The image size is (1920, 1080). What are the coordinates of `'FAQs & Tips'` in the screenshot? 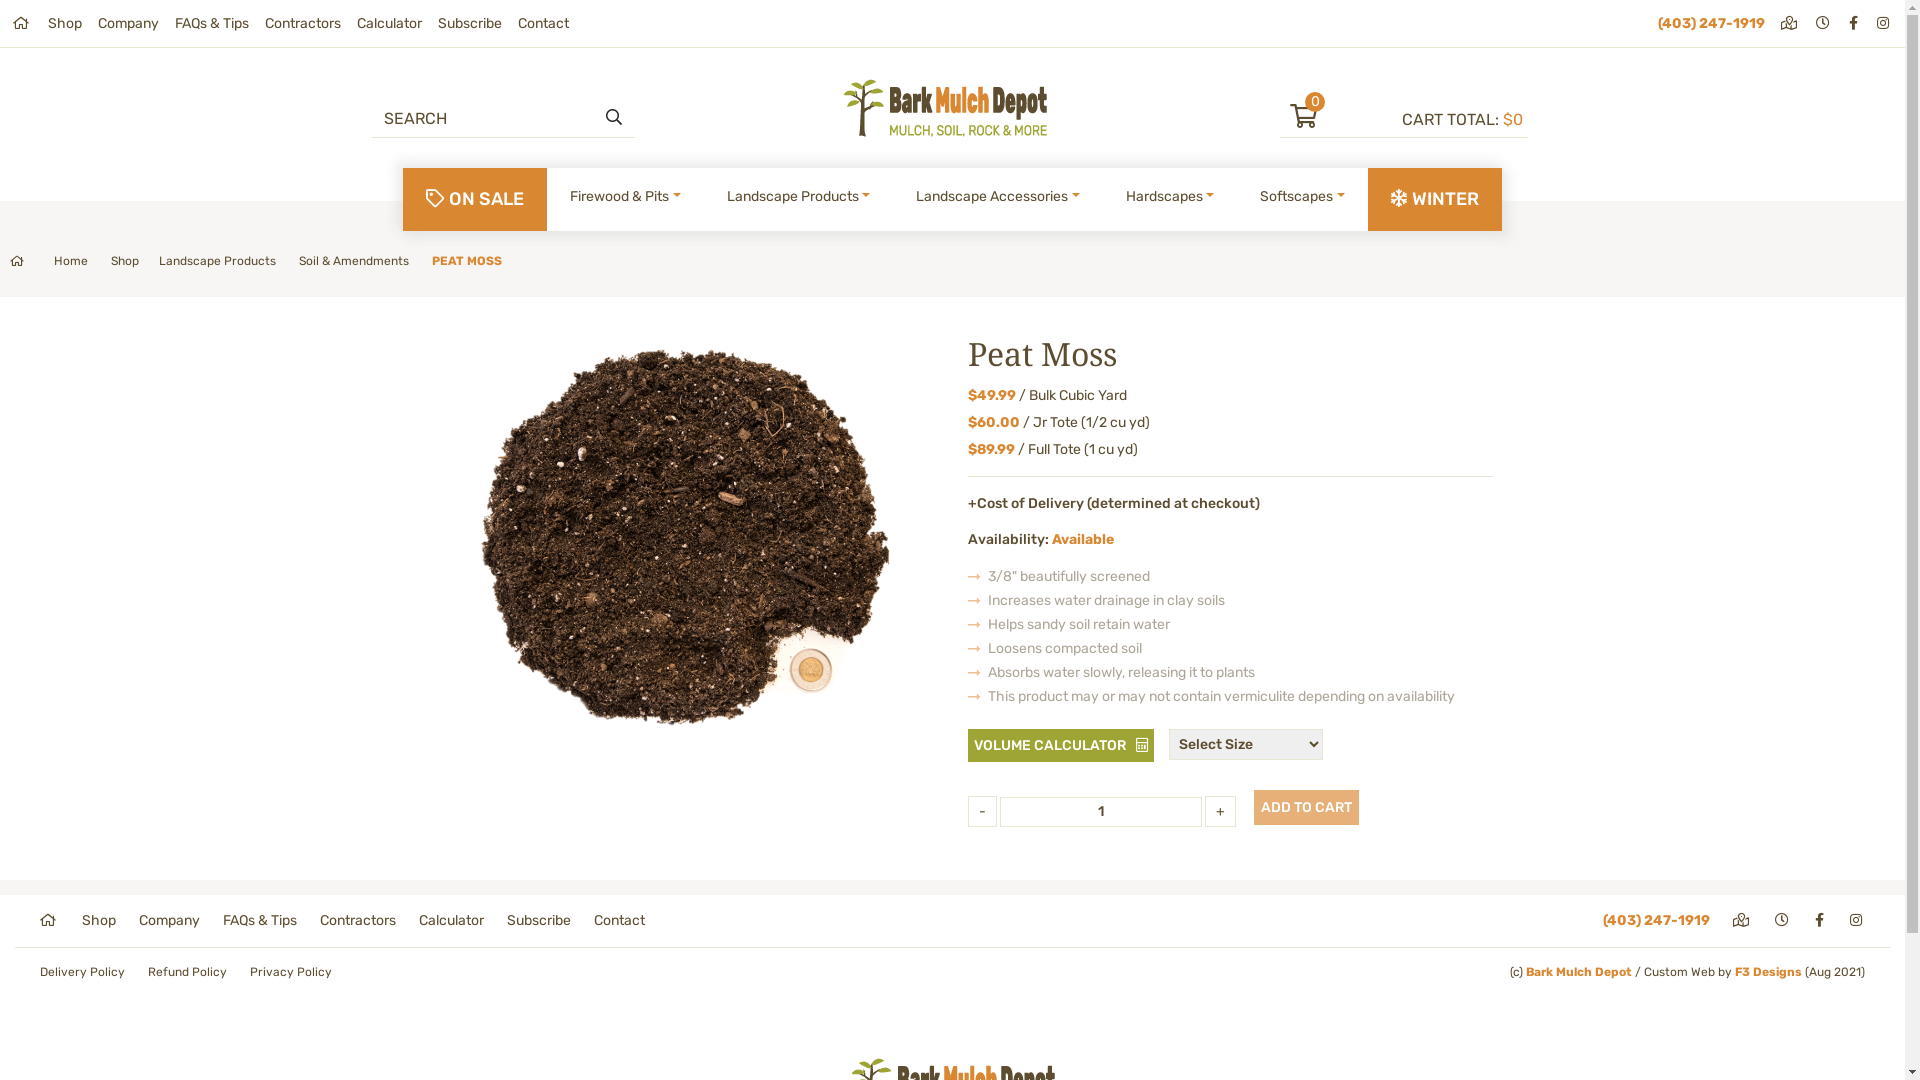 It's located at (211, 23).